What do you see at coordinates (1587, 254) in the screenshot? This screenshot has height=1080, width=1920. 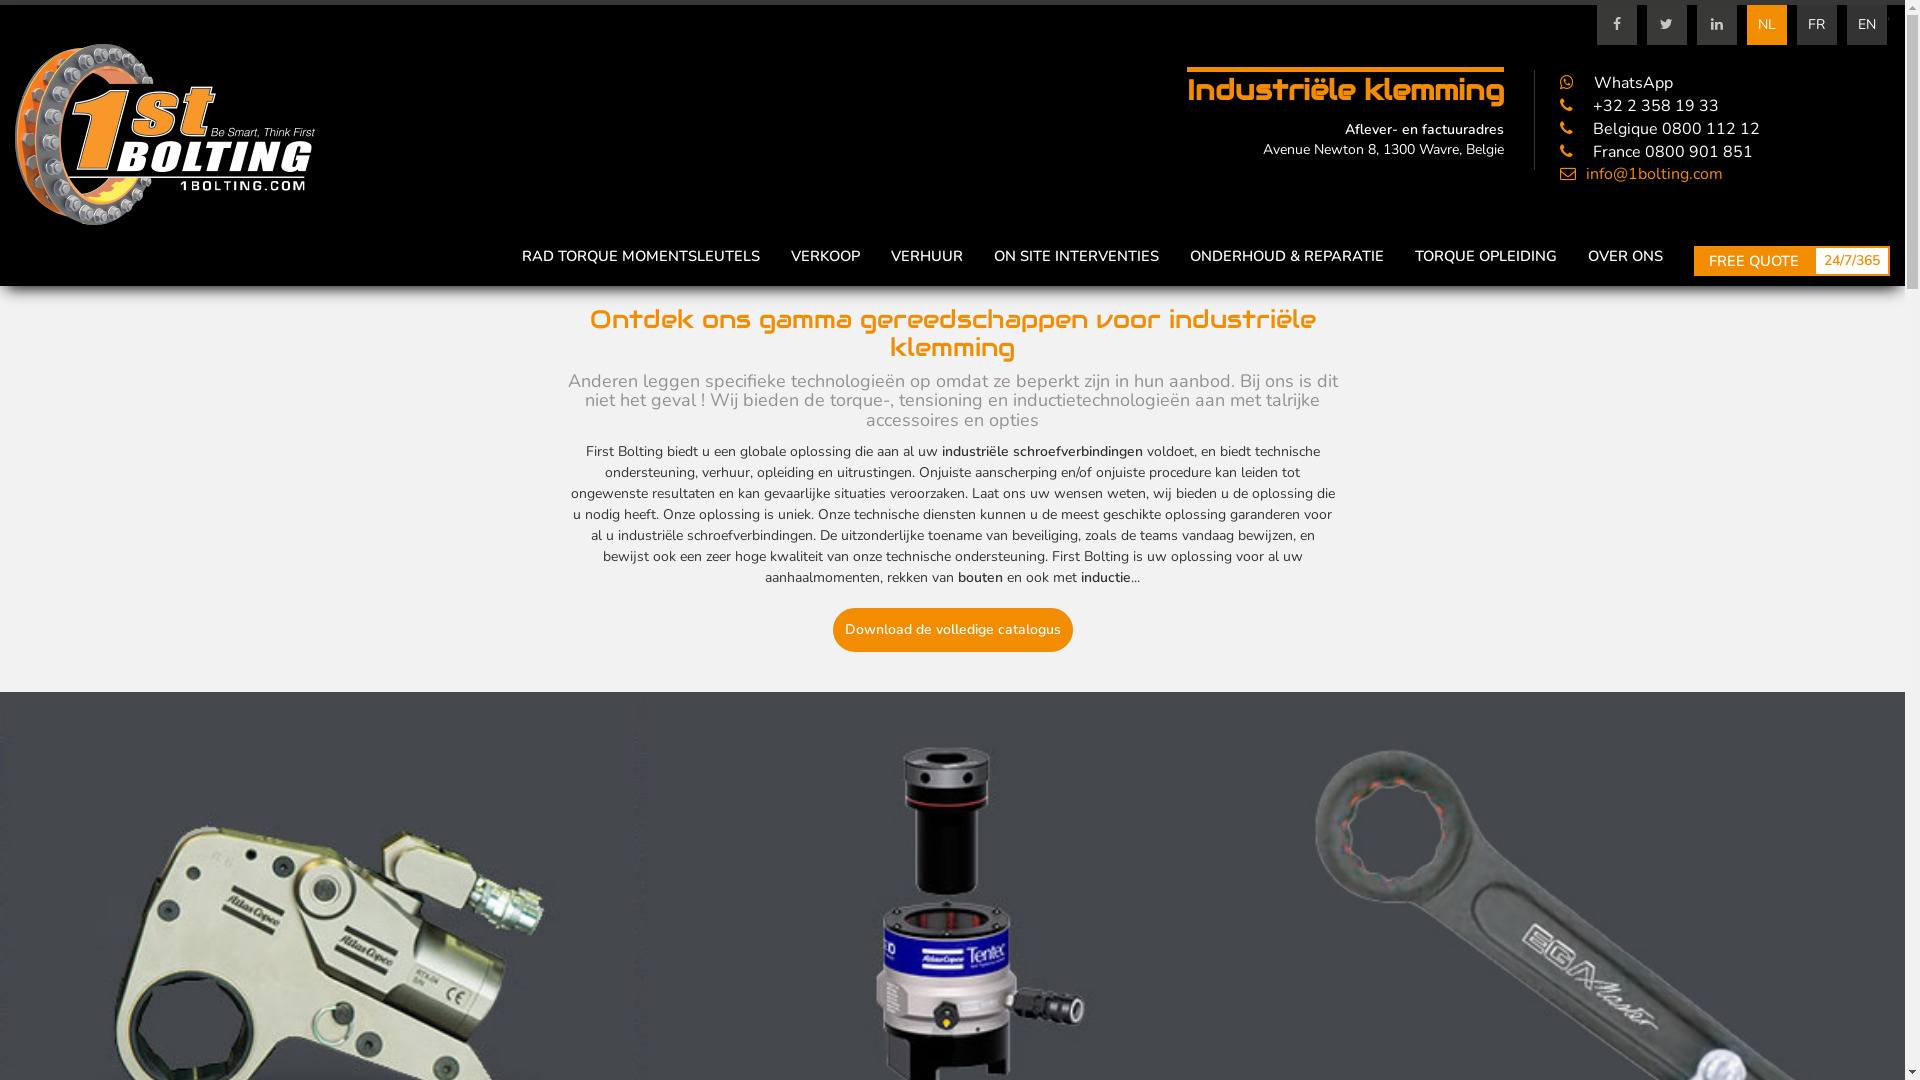 I see `'OVER ONS'` at bounding box center [1587, 254].